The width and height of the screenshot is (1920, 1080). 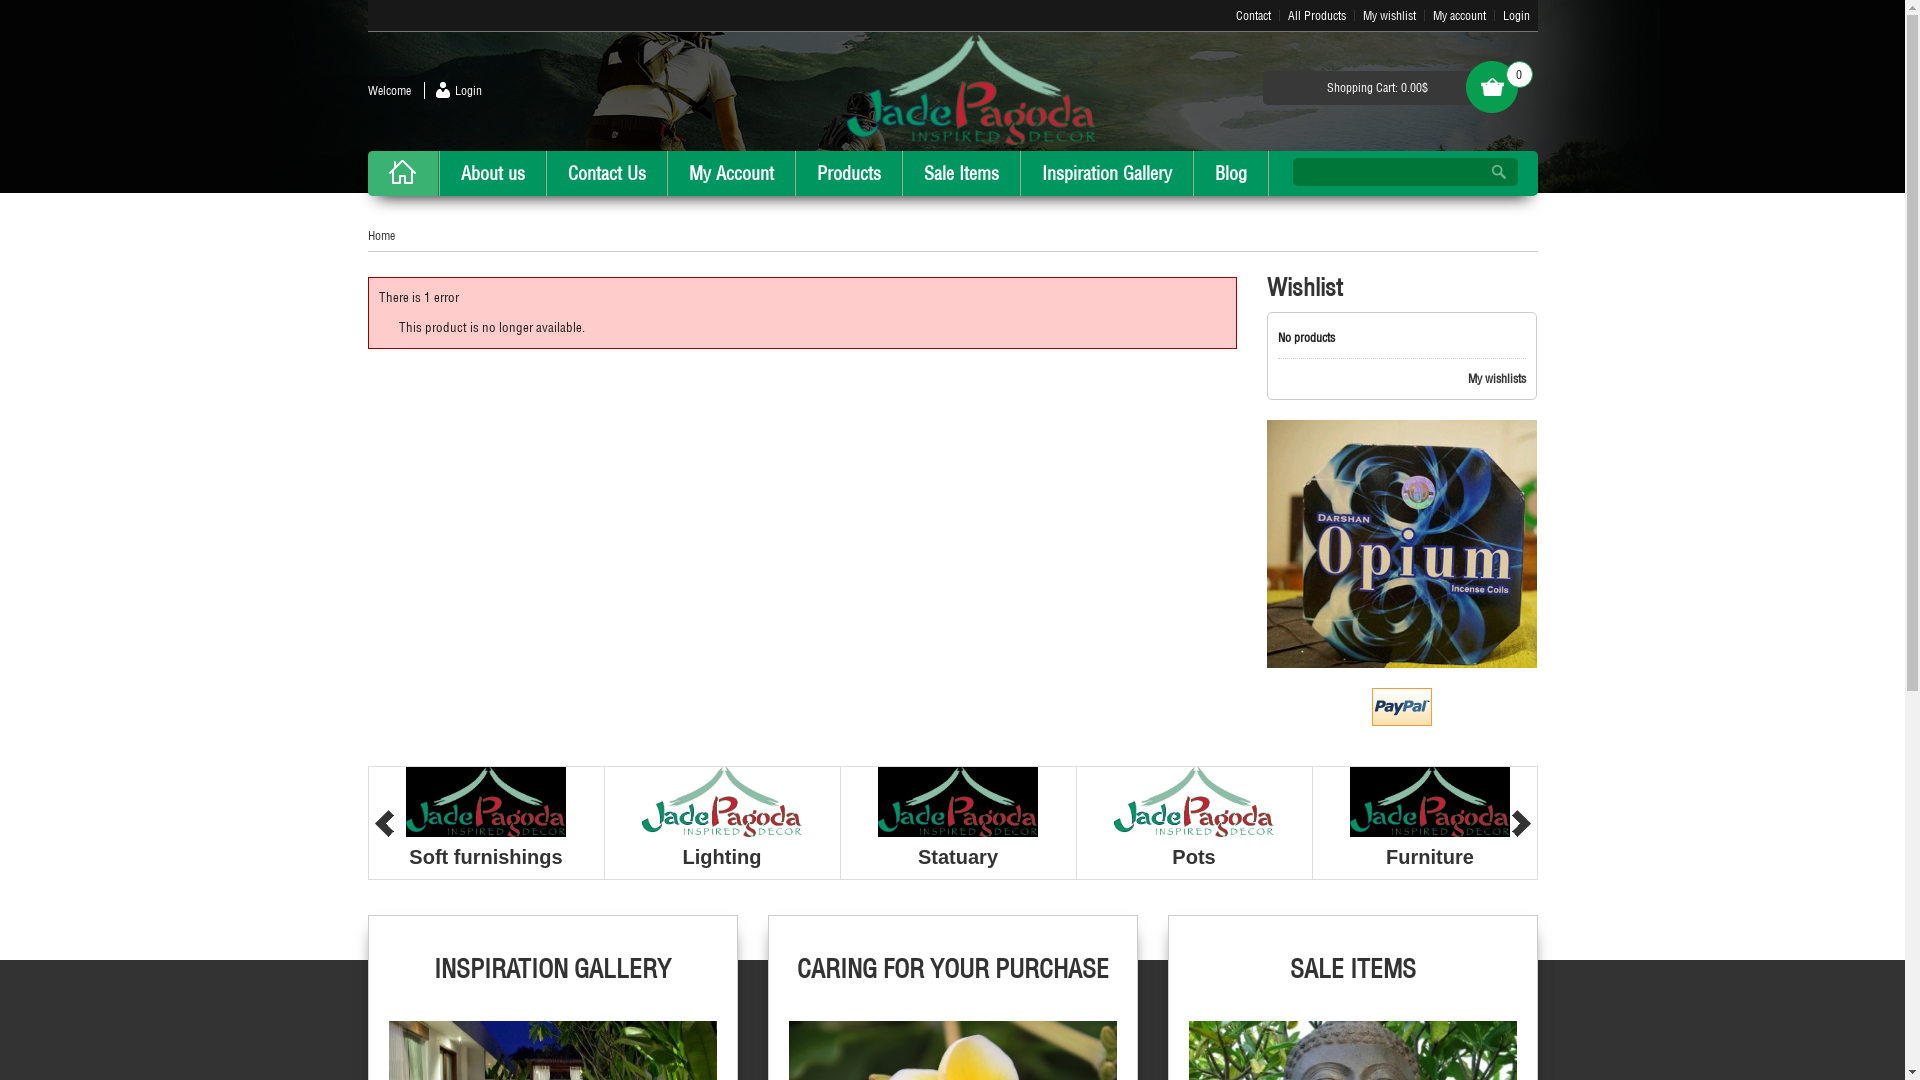 What do you see at coordinates (1376, 87) in the screenshot?
I see `'Shopping Cart: 0.00$'` at bounding box center [1376, 87].